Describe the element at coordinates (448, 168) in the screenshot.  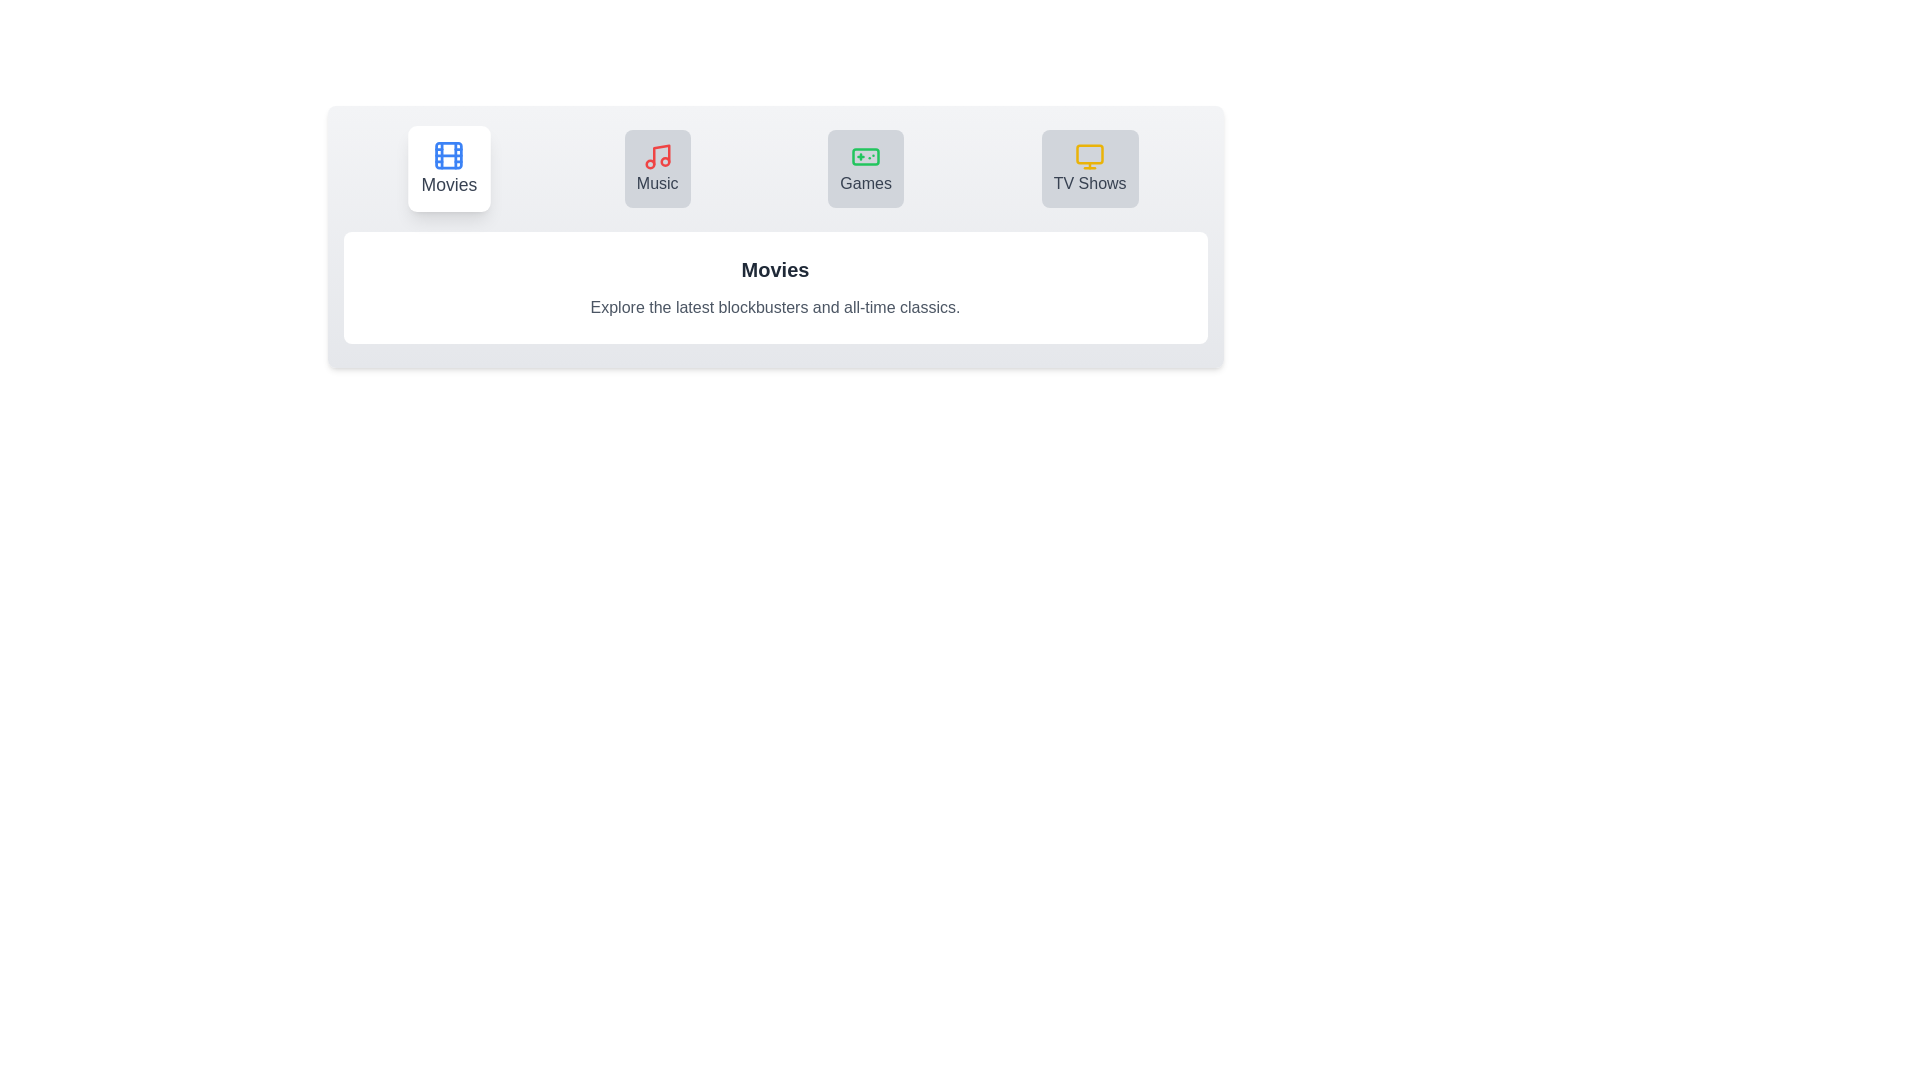
I see `the tab button labeled Movies to switch to the corresponding section` at that location.